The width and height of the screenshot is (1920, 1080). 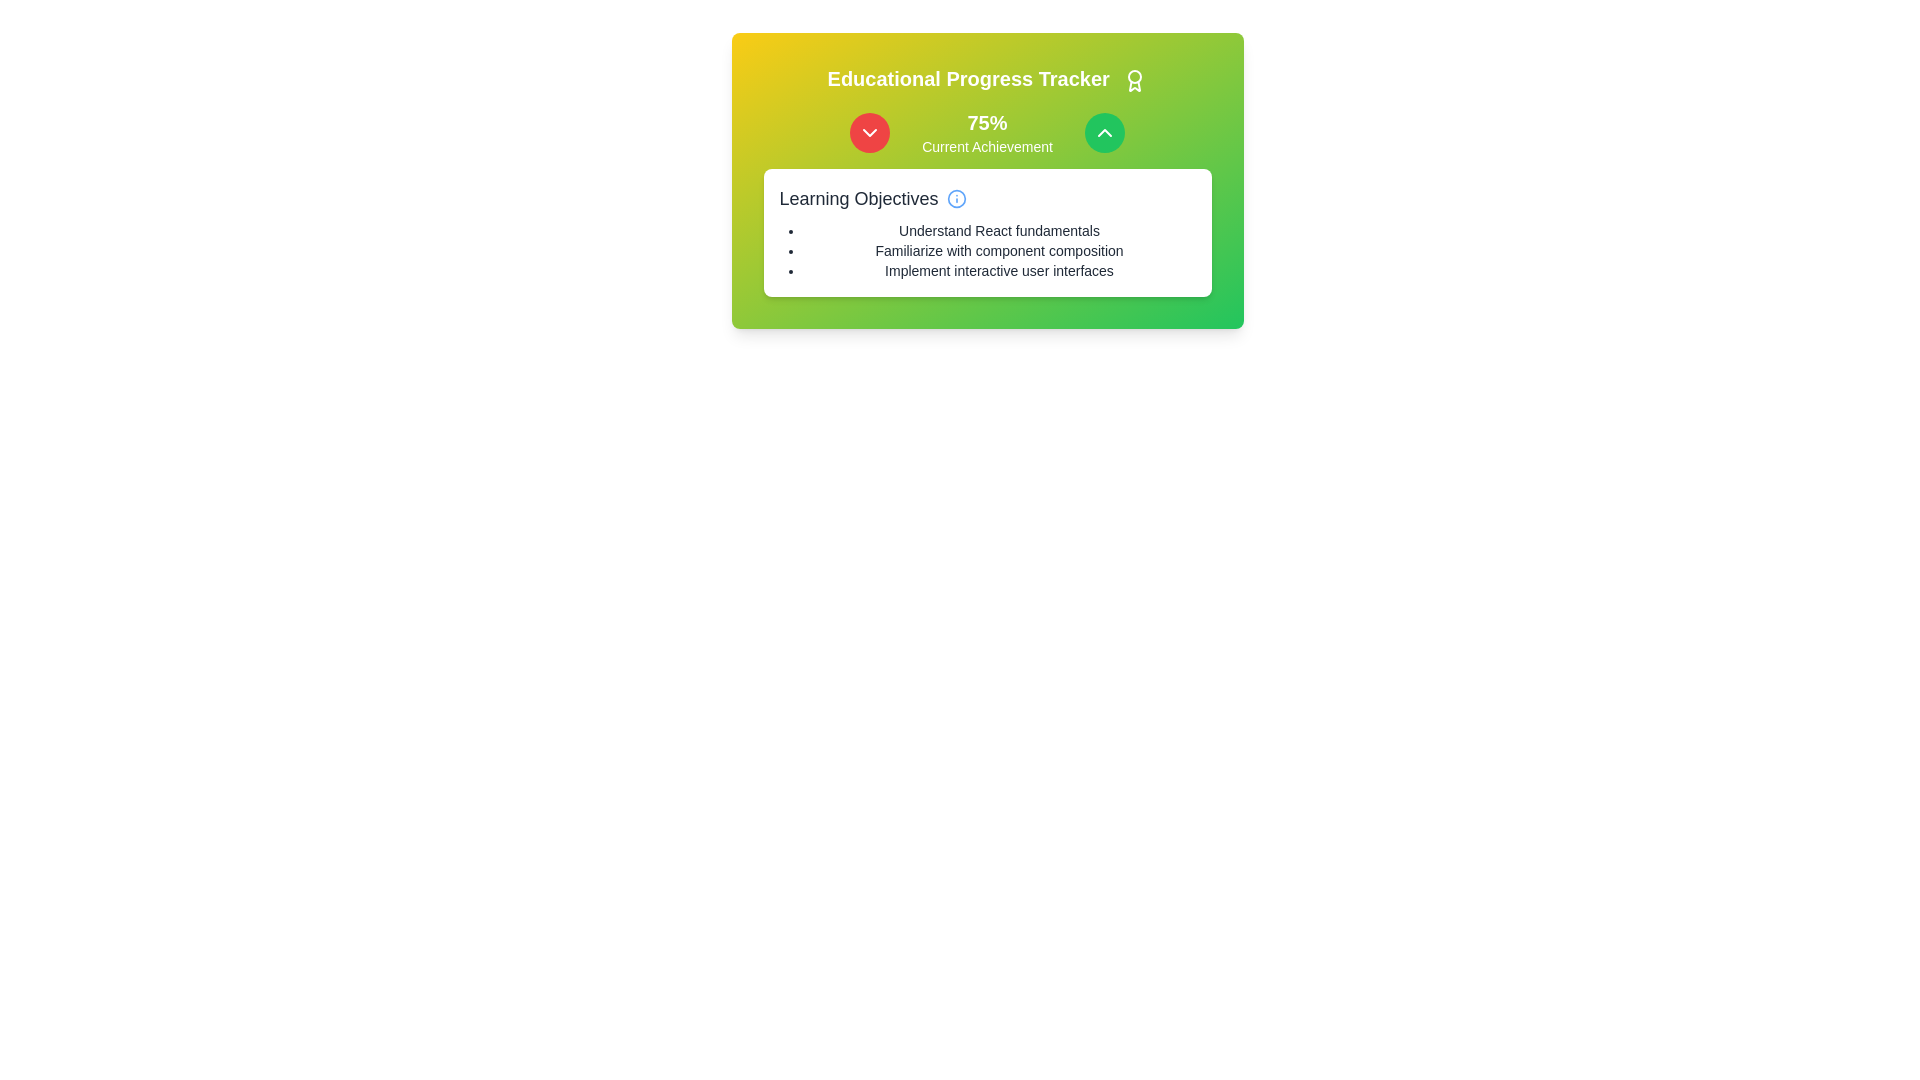 I want to click on the label displaying the text 'Current Achievement', which is centered below the sibling text '75%' in the green and yellow gradient section, so click(x=987, y=145).